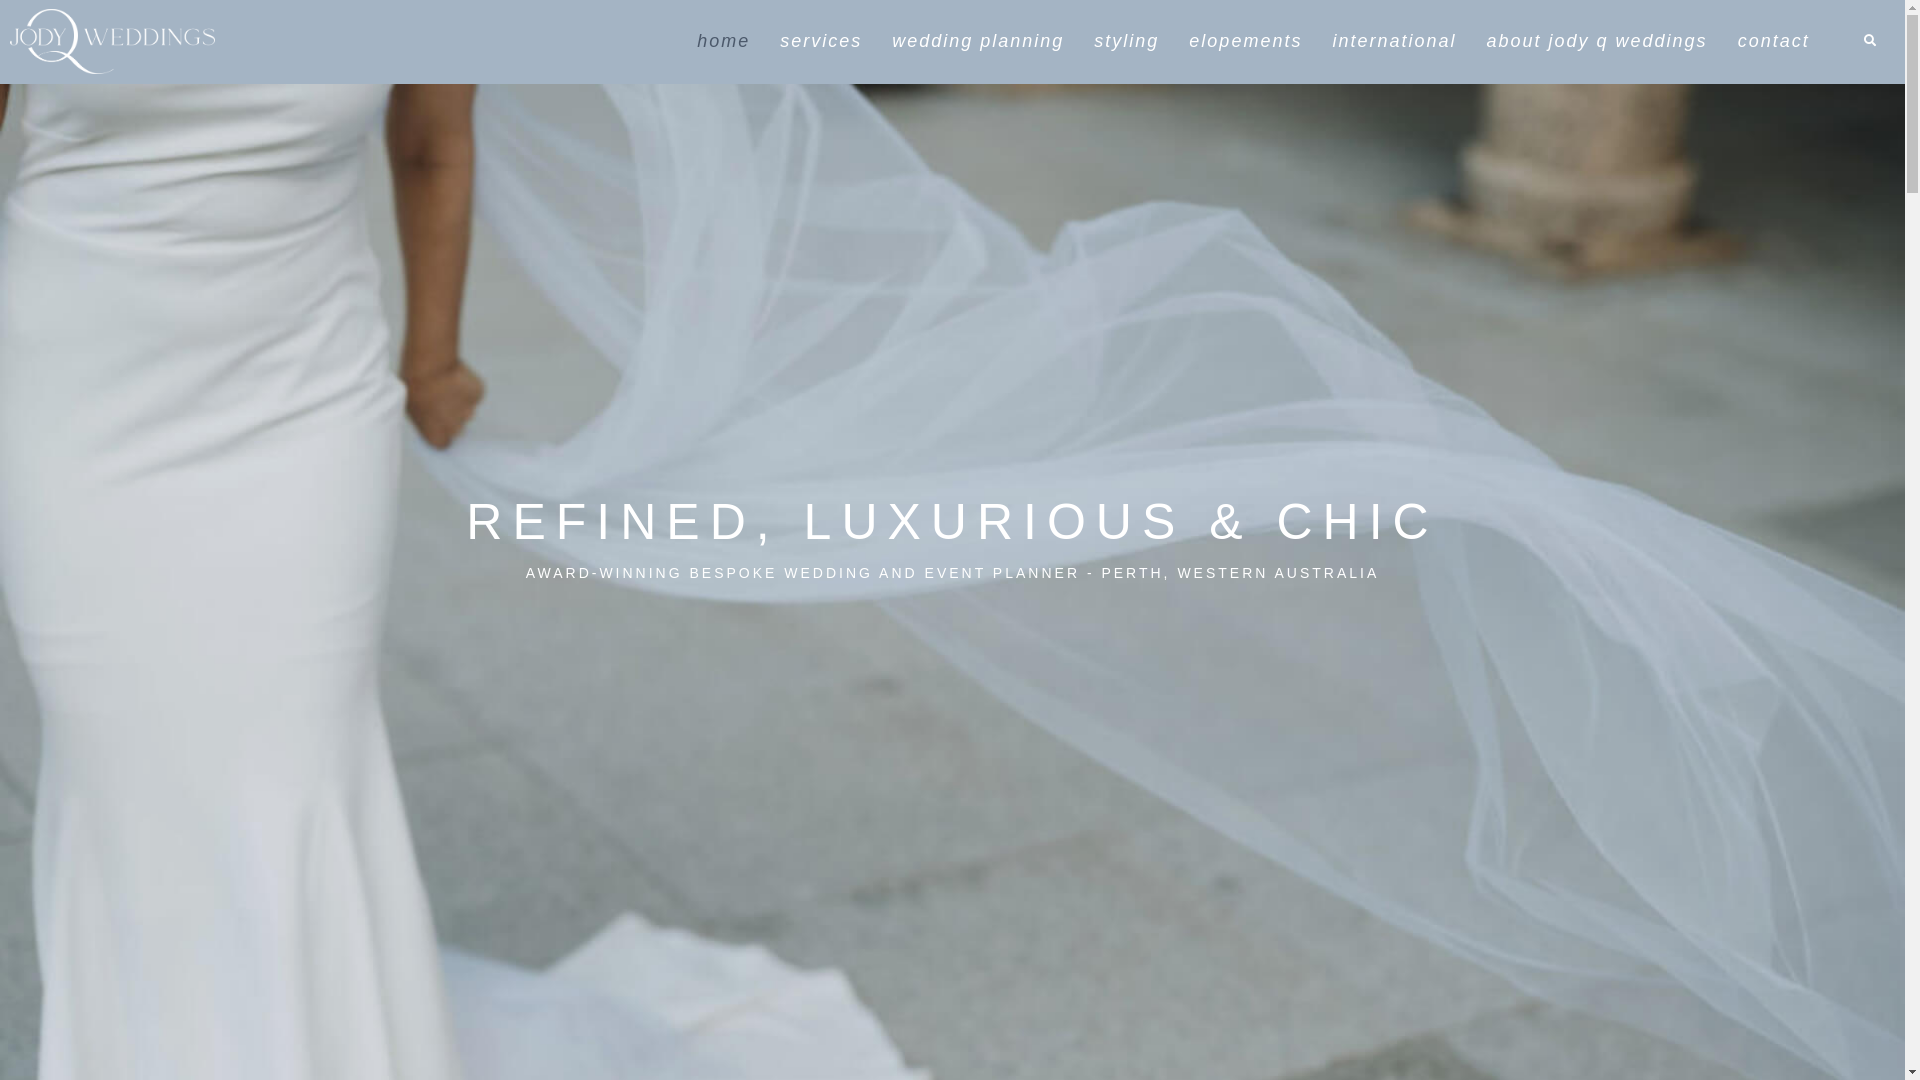 The width and height of the screenshot is (1920, 1080). What do you see at coordinates (1126, 41) in the screenshot?
I see `'styling'` at bounding box center [1126, 41].